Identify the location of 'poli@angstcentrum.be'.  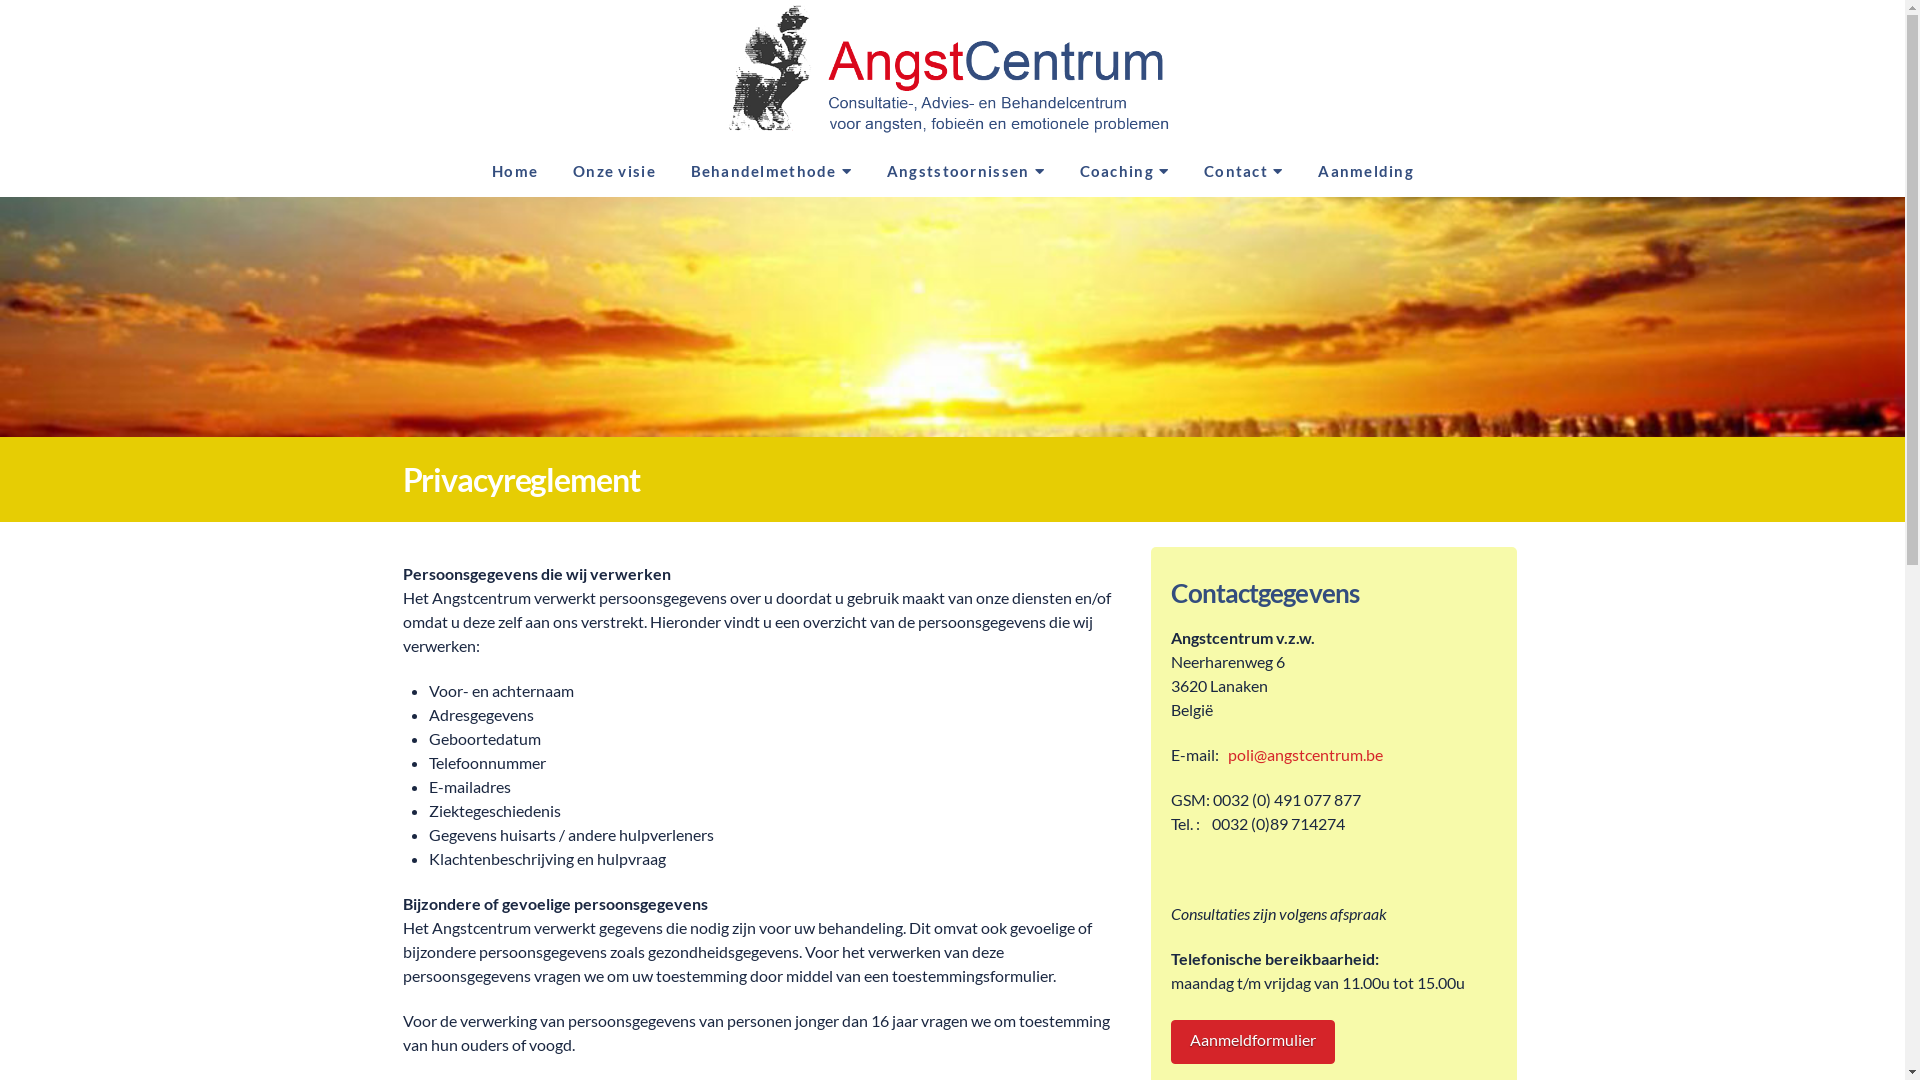
(1305, 754).